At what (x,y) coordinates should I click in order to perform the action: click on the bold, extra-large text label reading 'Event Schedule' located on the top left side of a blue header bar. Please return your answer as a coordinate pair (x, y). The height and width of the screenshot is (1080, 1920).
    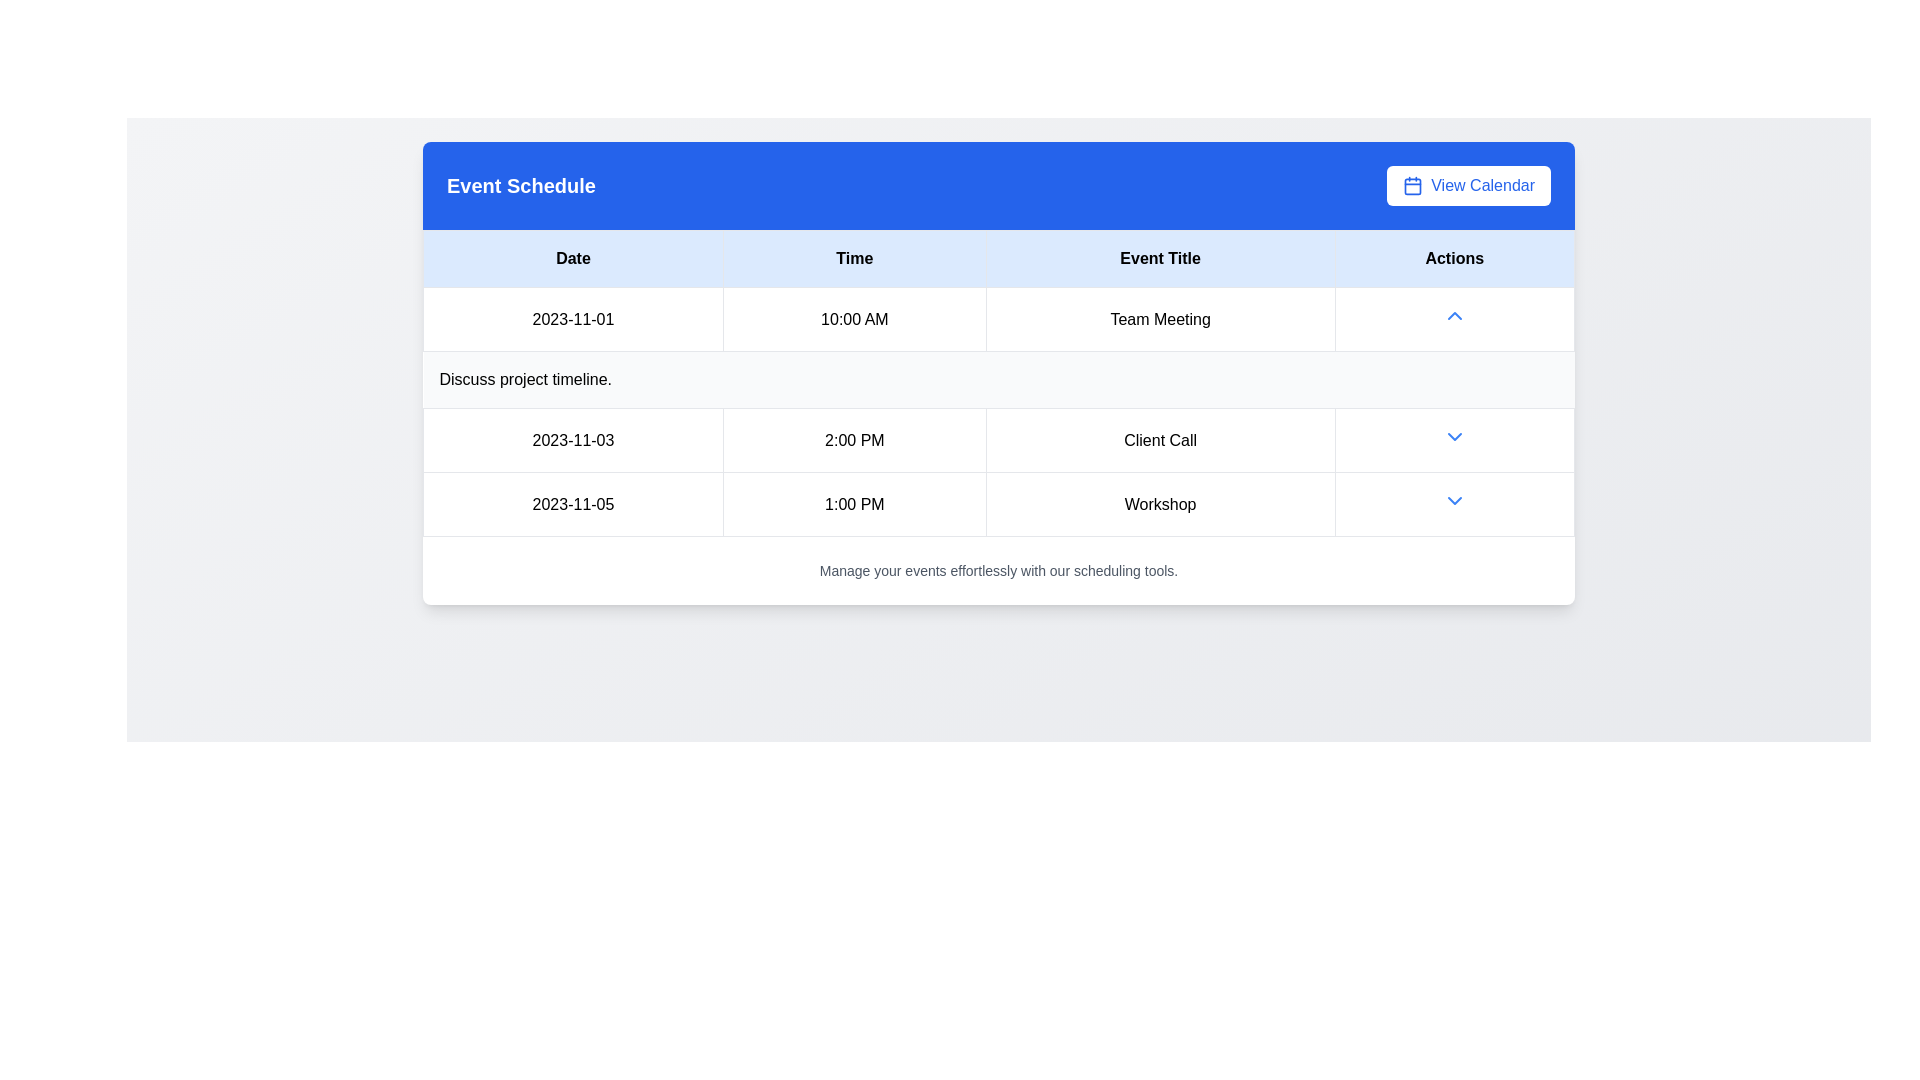
    Looking at the image, I should click on (521, 185).